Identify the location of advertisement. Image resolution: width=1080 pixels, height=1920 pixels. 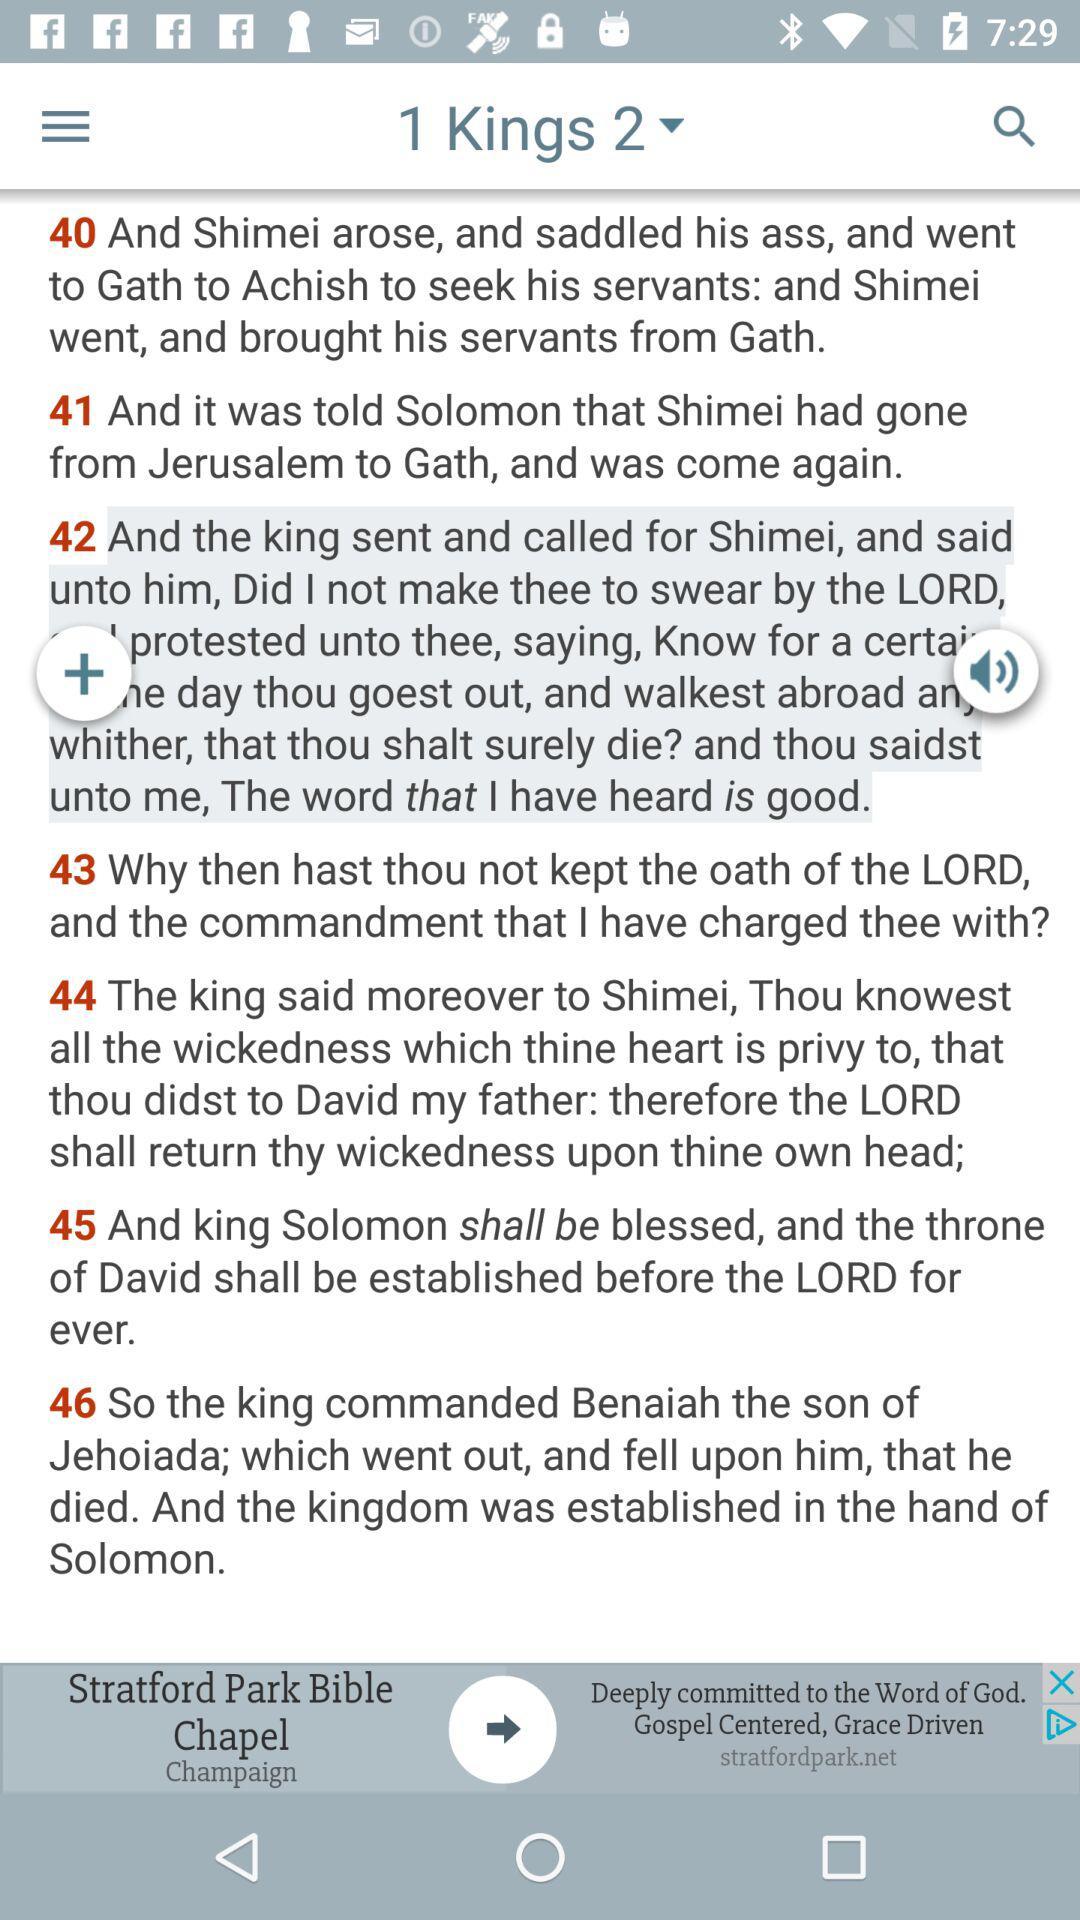
(540, 1727).